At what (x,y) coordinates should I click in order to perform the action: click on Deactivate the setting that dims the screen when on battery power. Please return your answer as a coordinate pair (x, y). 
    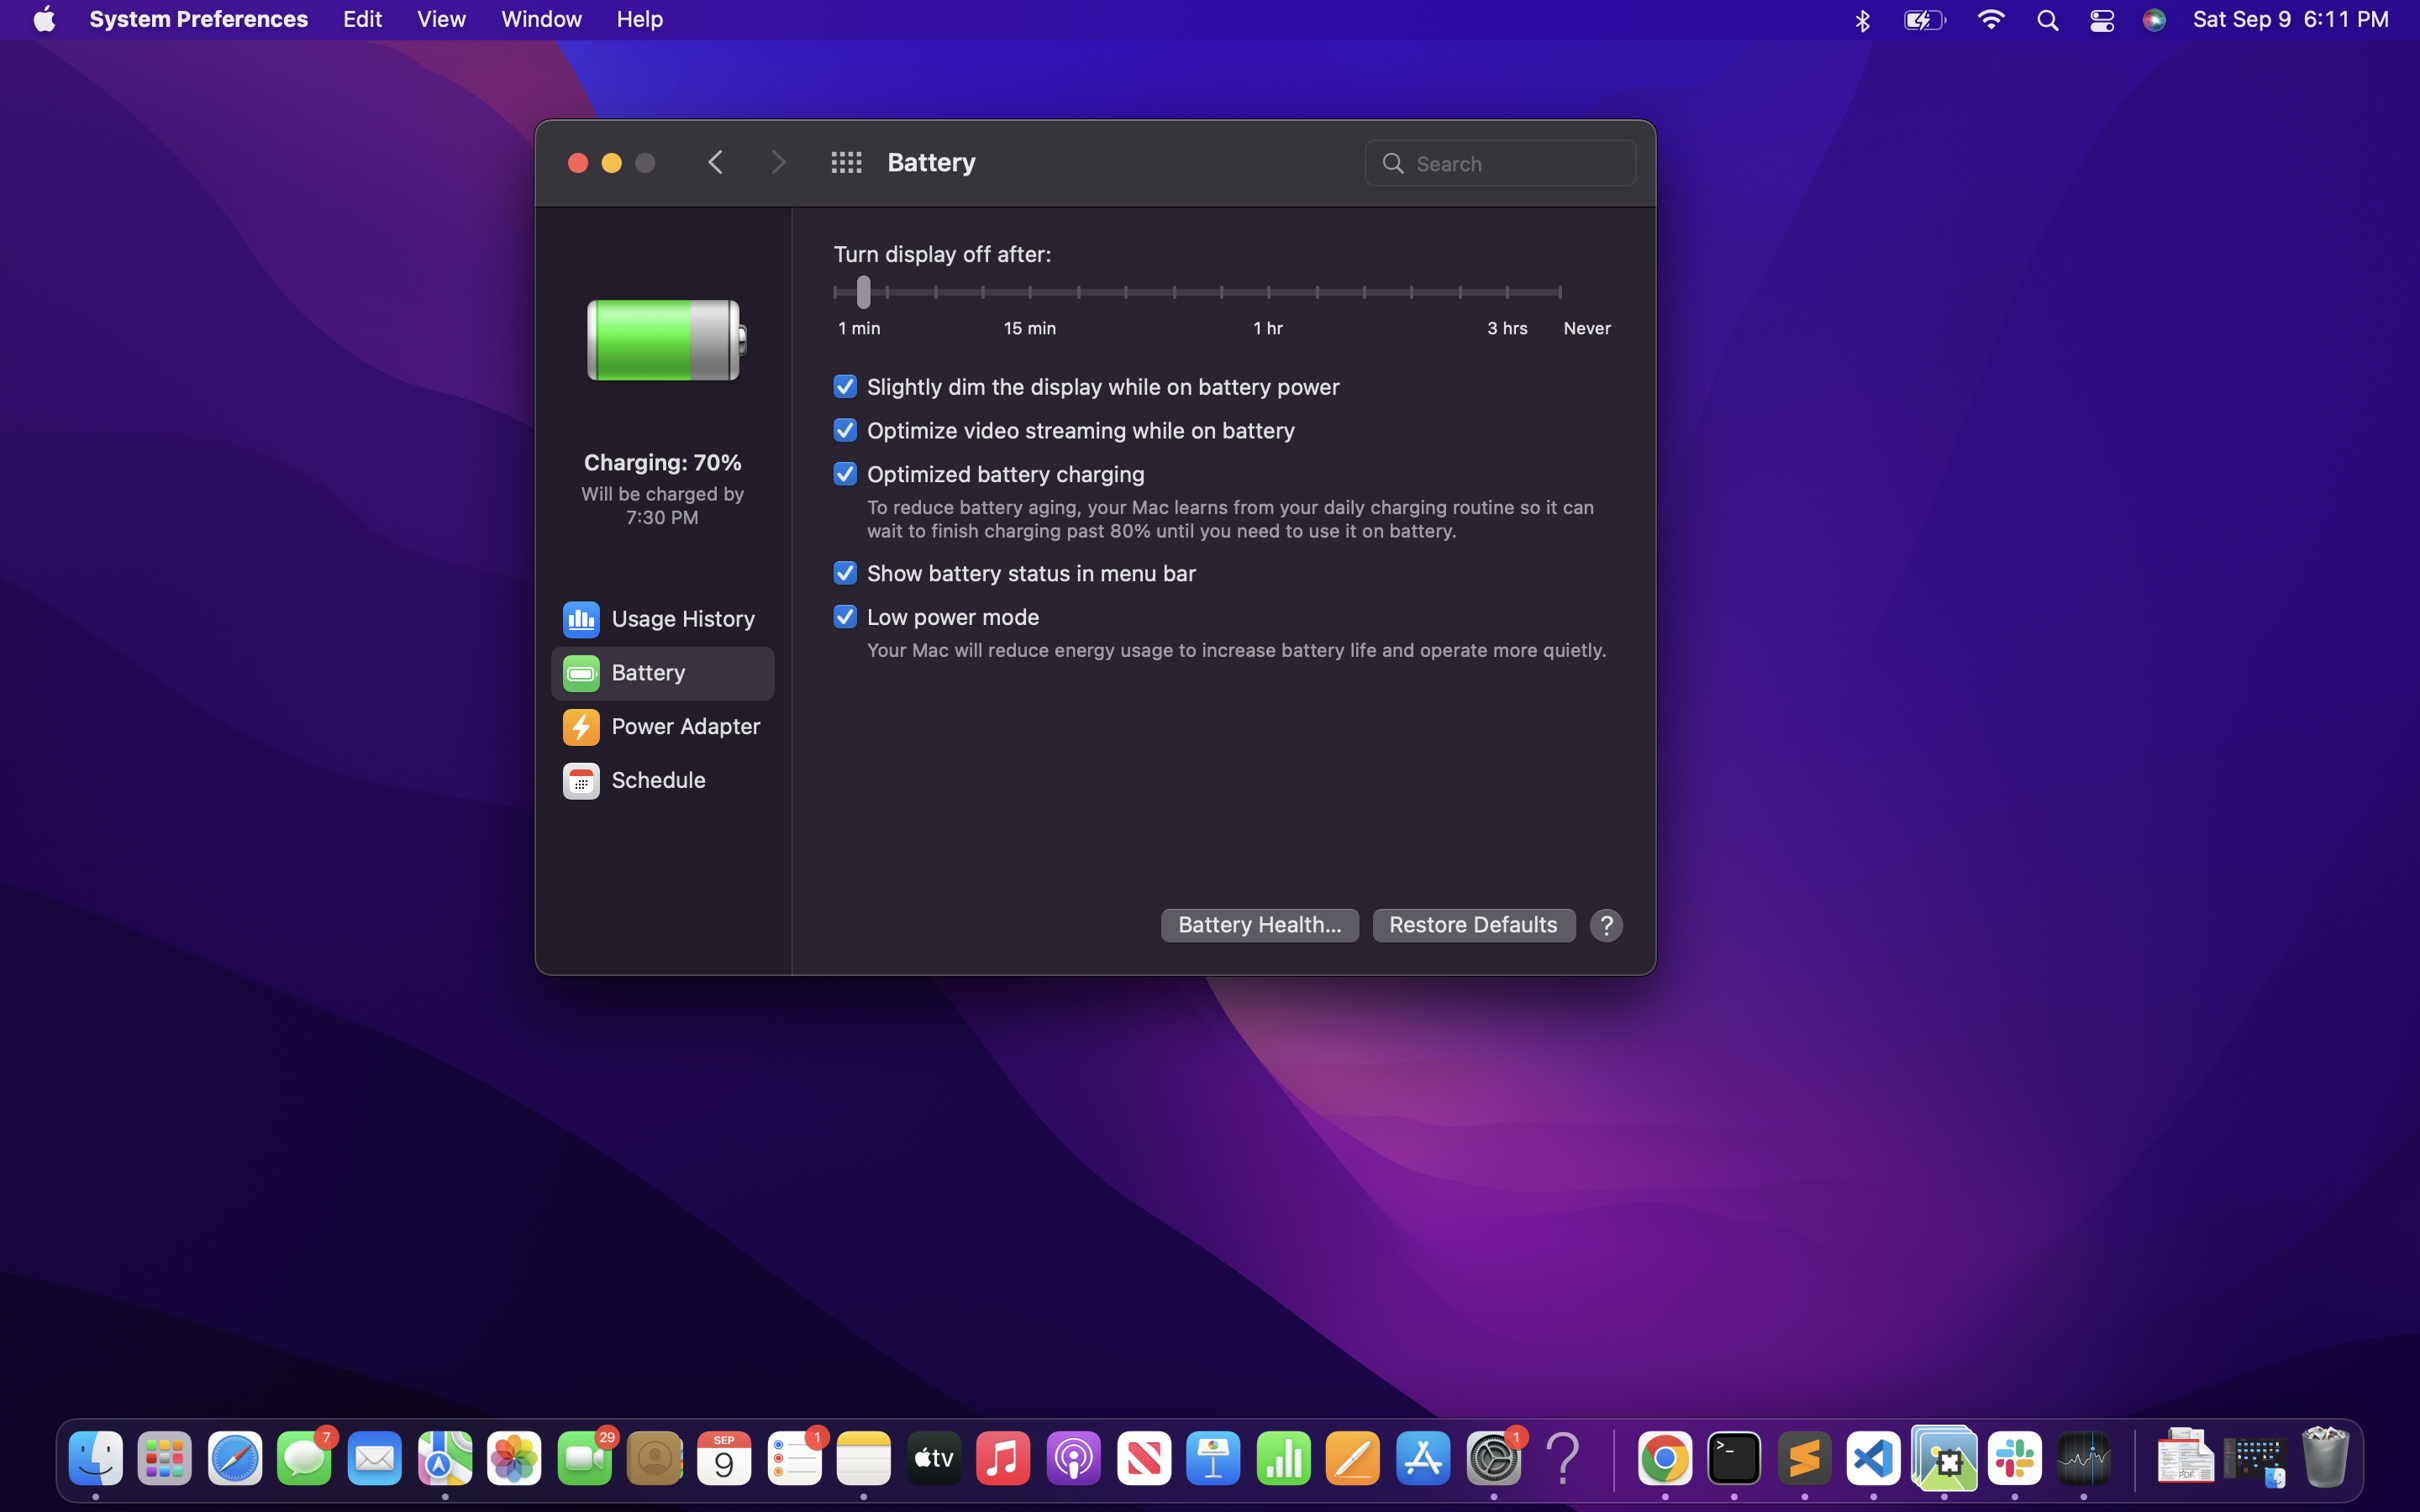
    Looking at the image, I should click on (1086, 386).